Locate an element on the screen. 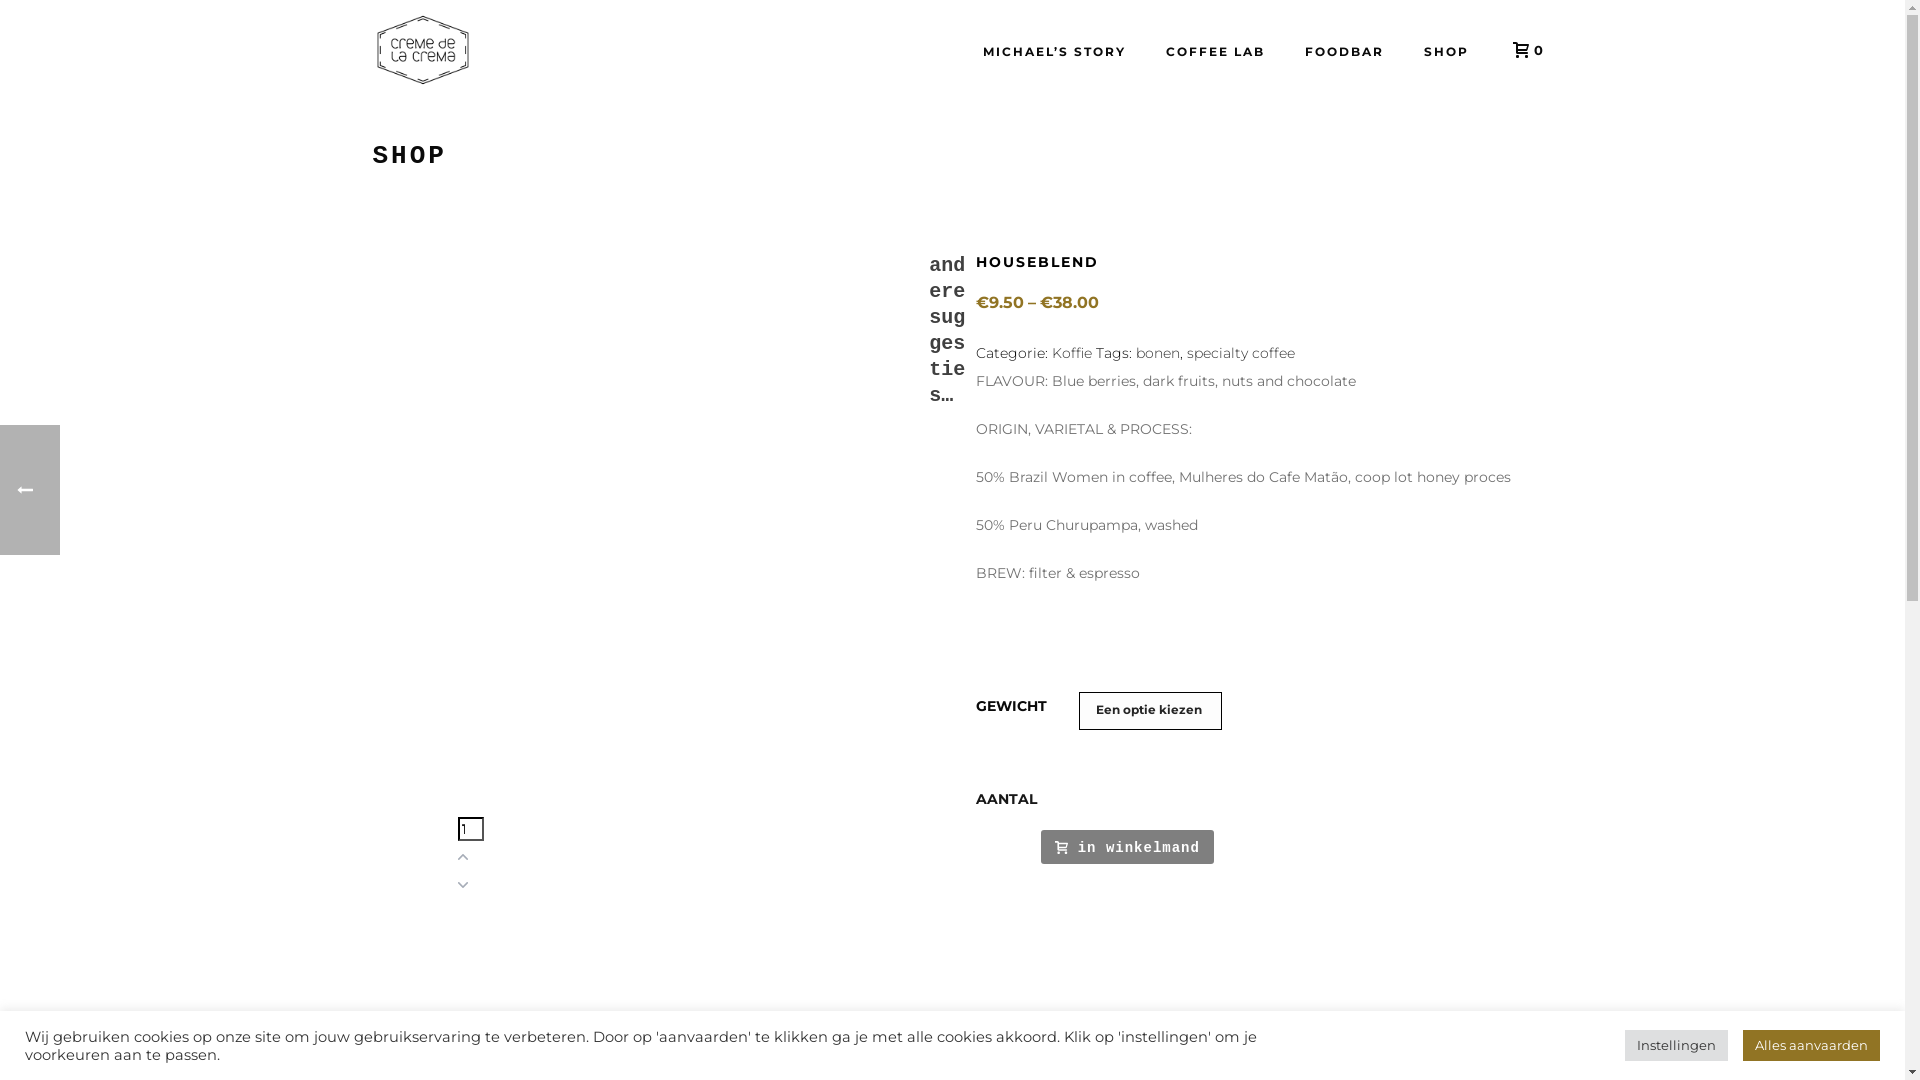 Image resolution: width=1920 pixels, height=1080 pixels. 'Koffie' is located at coordinates (1070, 352).